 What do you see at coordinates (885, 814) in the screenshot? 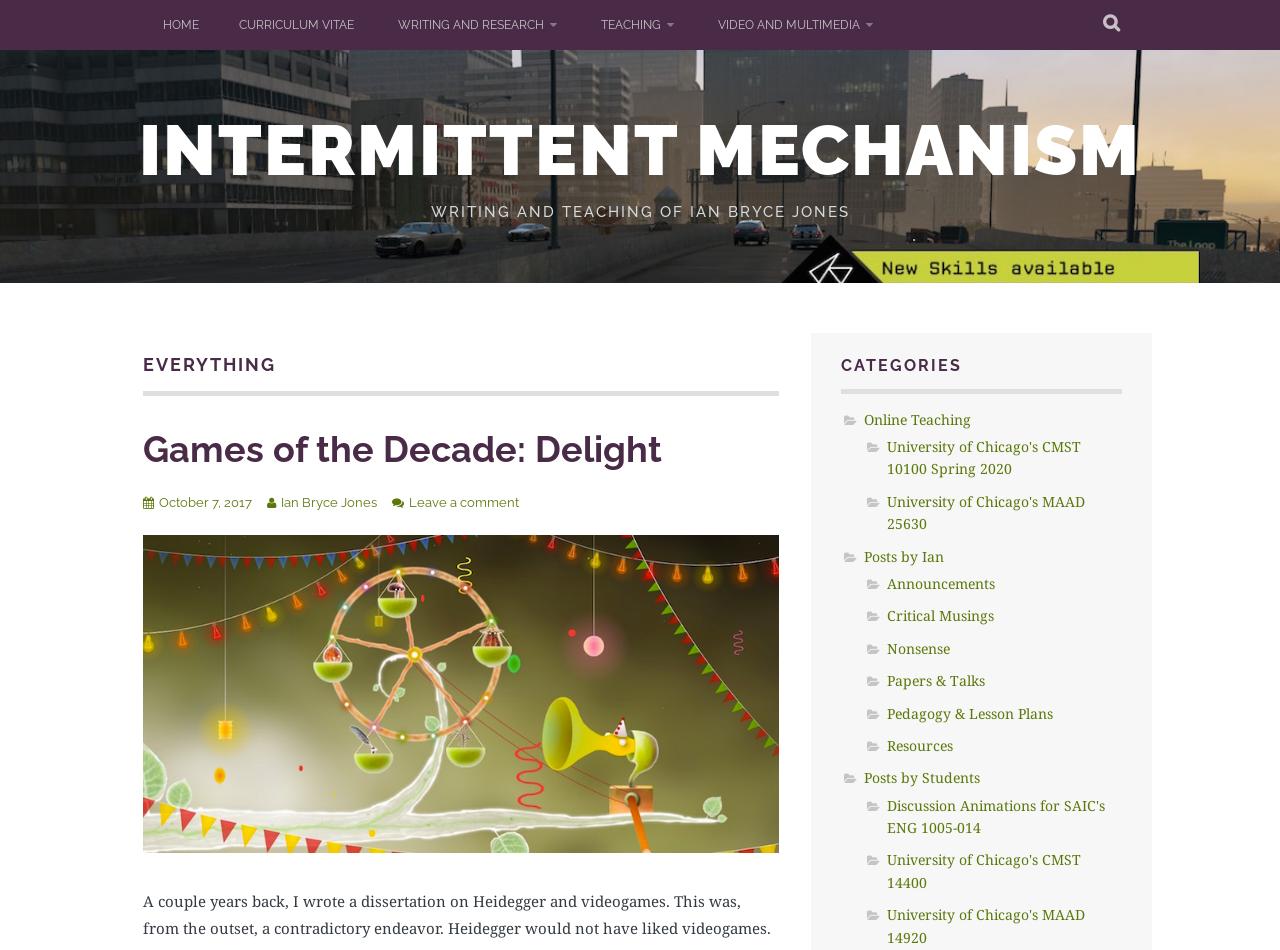
I see `'Discussion Animations for SAIC's ENG 1005-014'` at bounding box center [885, 814].